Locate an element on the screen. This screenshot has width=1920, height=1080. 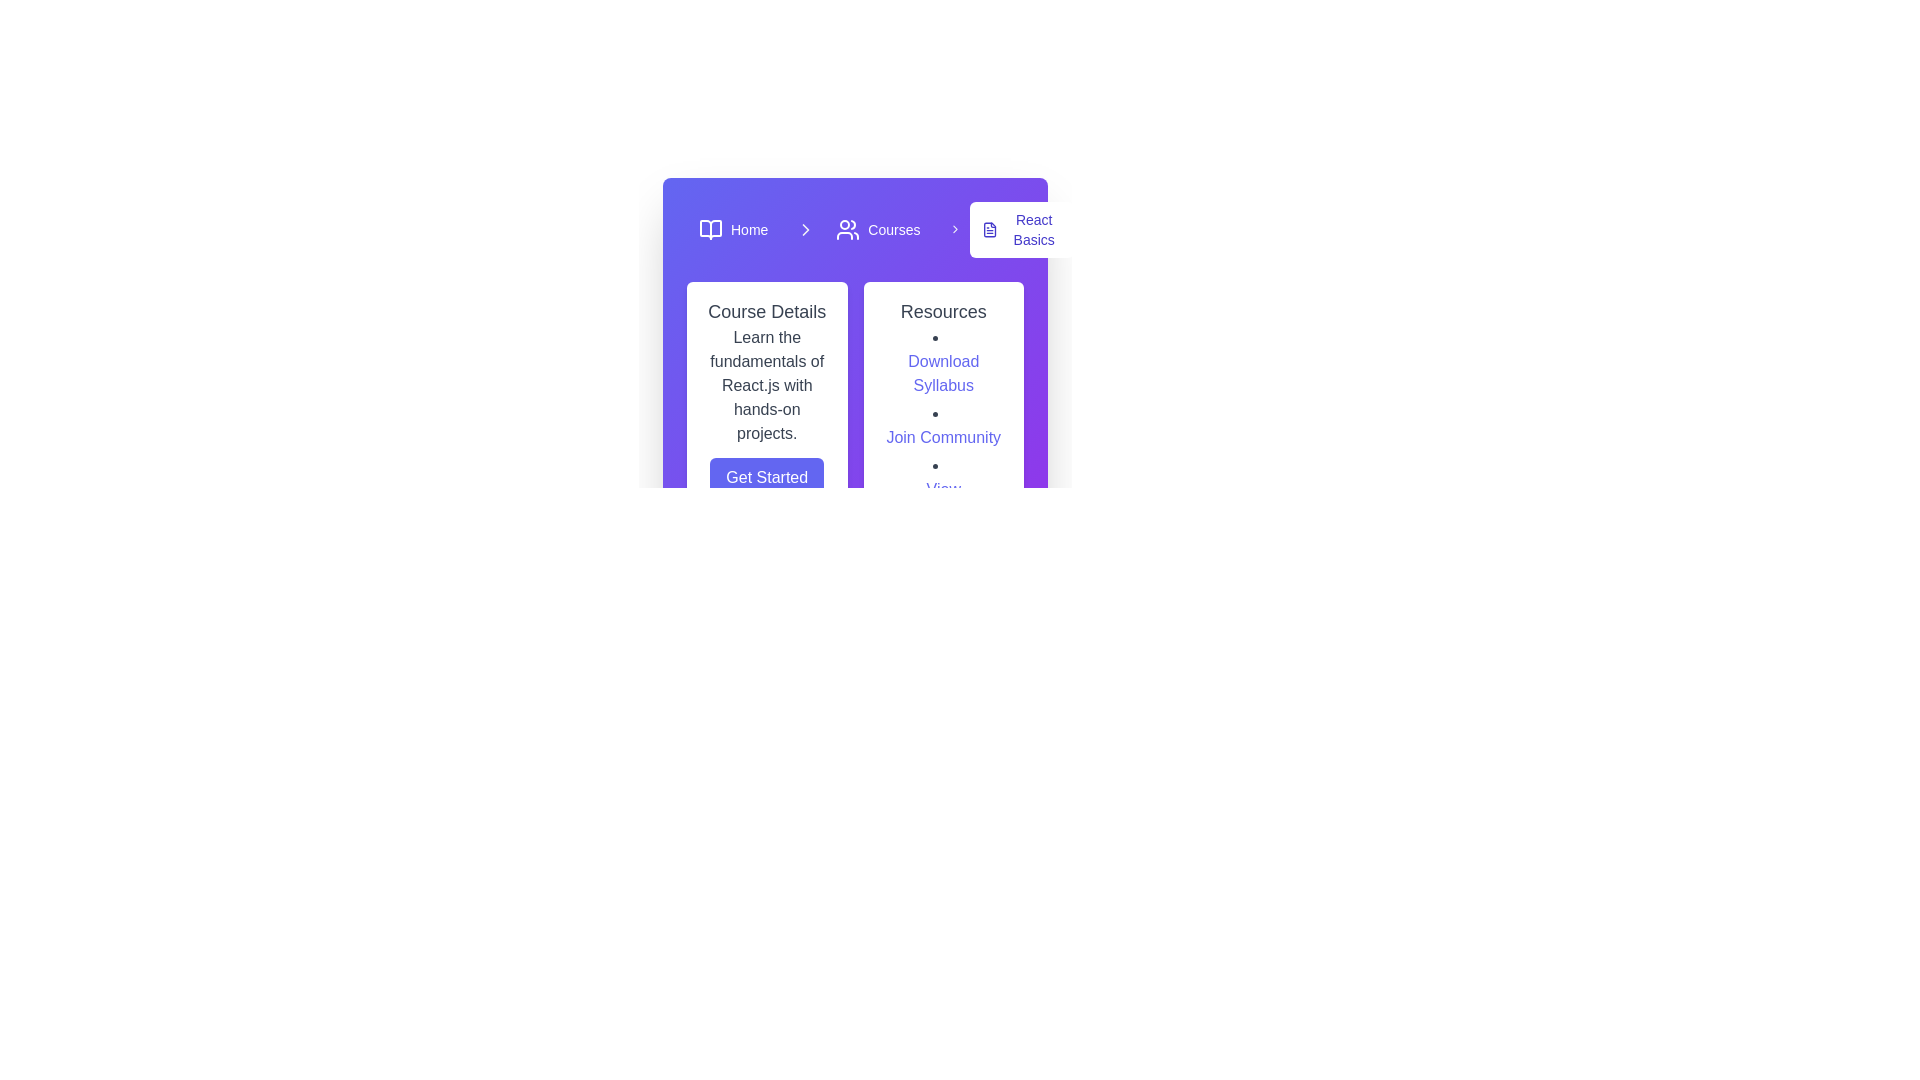
the first right-pointing chevron icon in the breadcrumb navigation bar, which is light gray against a purple background, located between 'Home' and 'Courses' is located at coordinates (806, 229).